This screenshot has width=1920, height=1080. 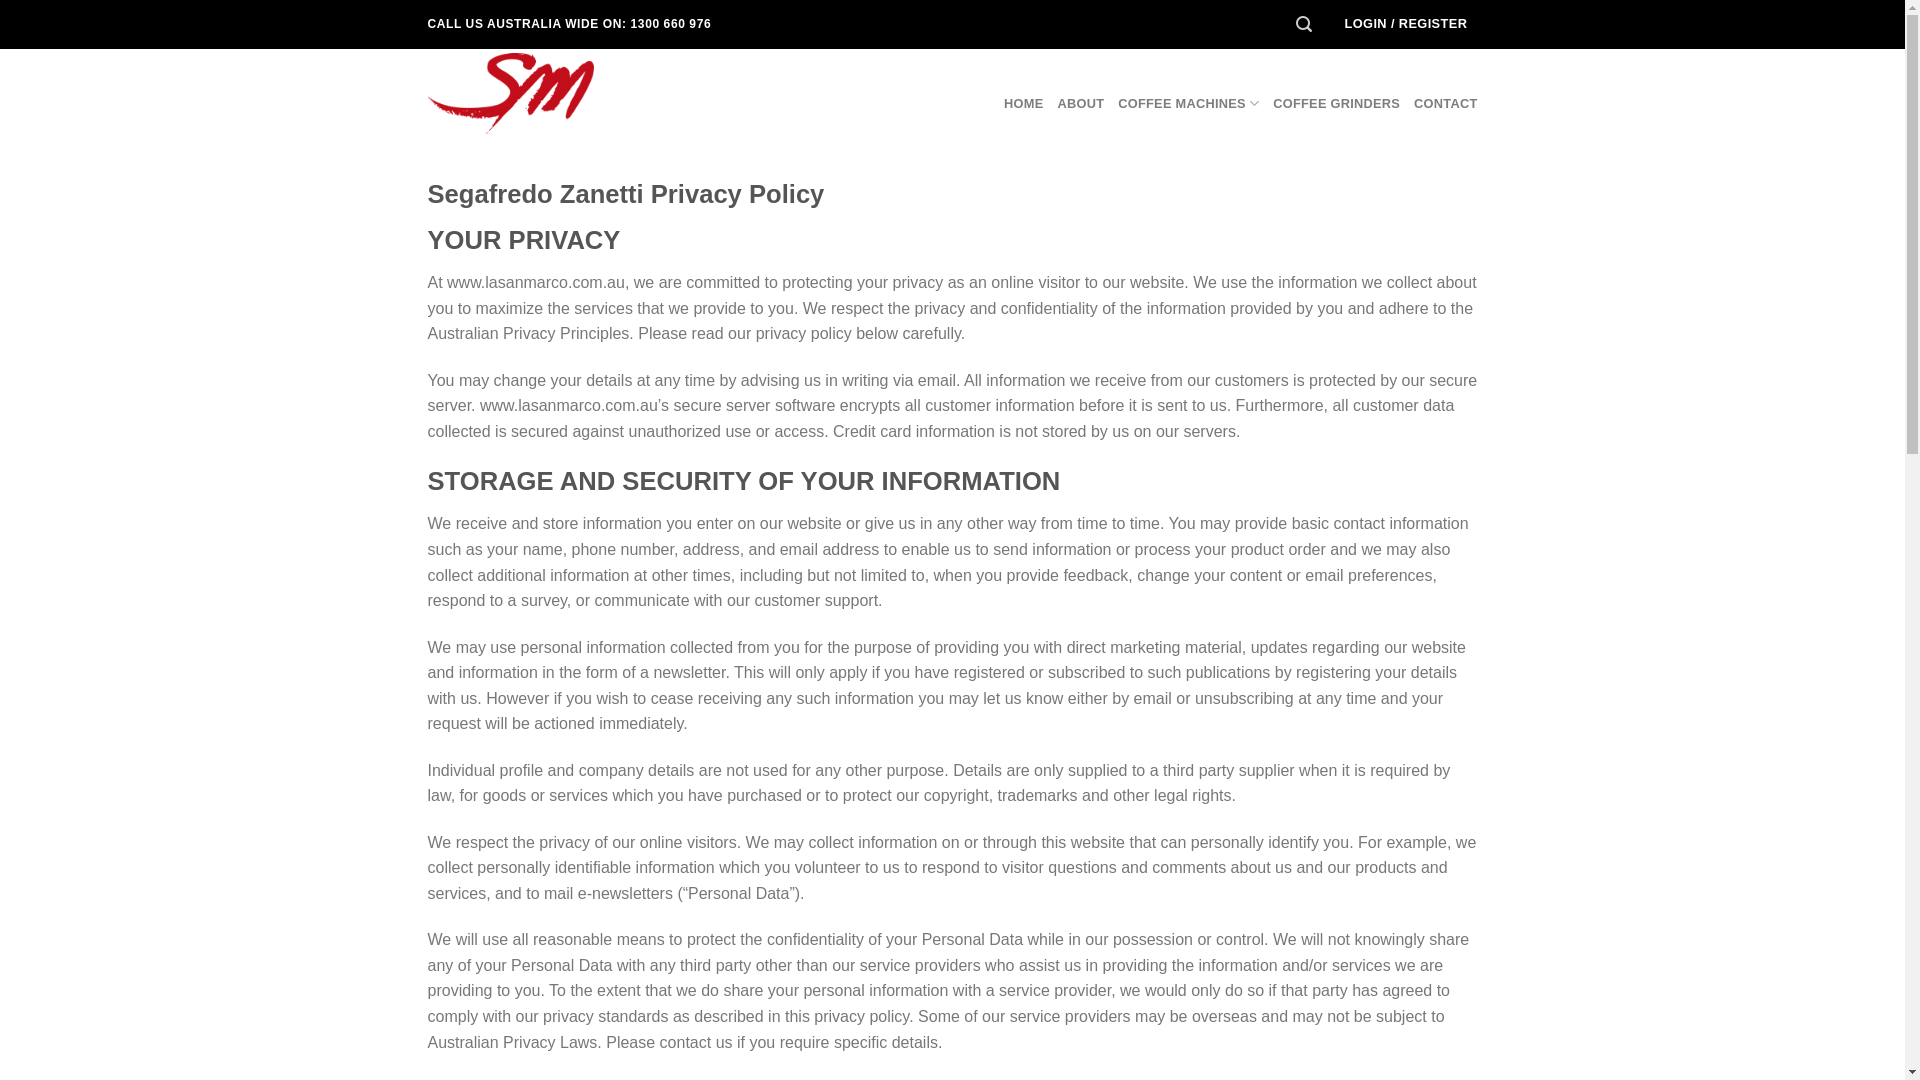 I want to click on 'COFFEE MACHINES', so click(x=1188, y=103).